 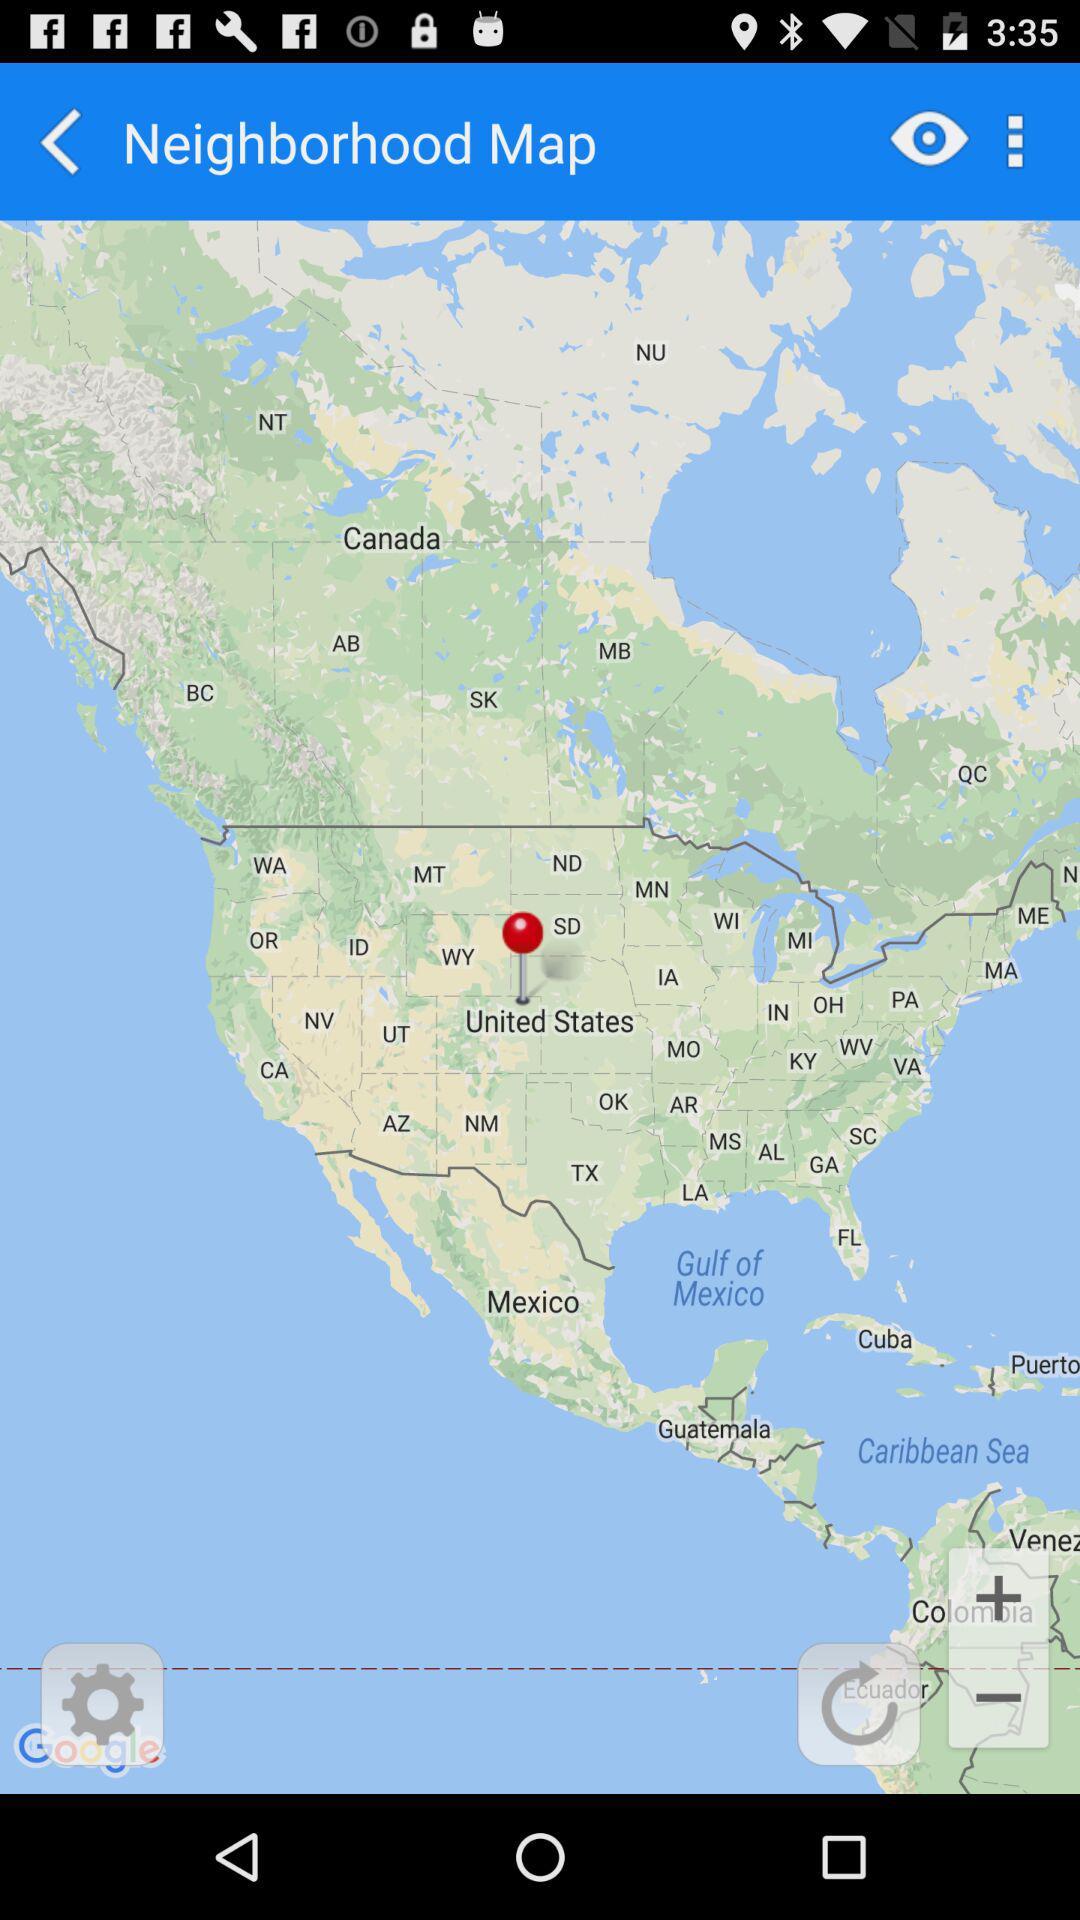 I want to click on the settings icon, so click(x=102, y=1824).